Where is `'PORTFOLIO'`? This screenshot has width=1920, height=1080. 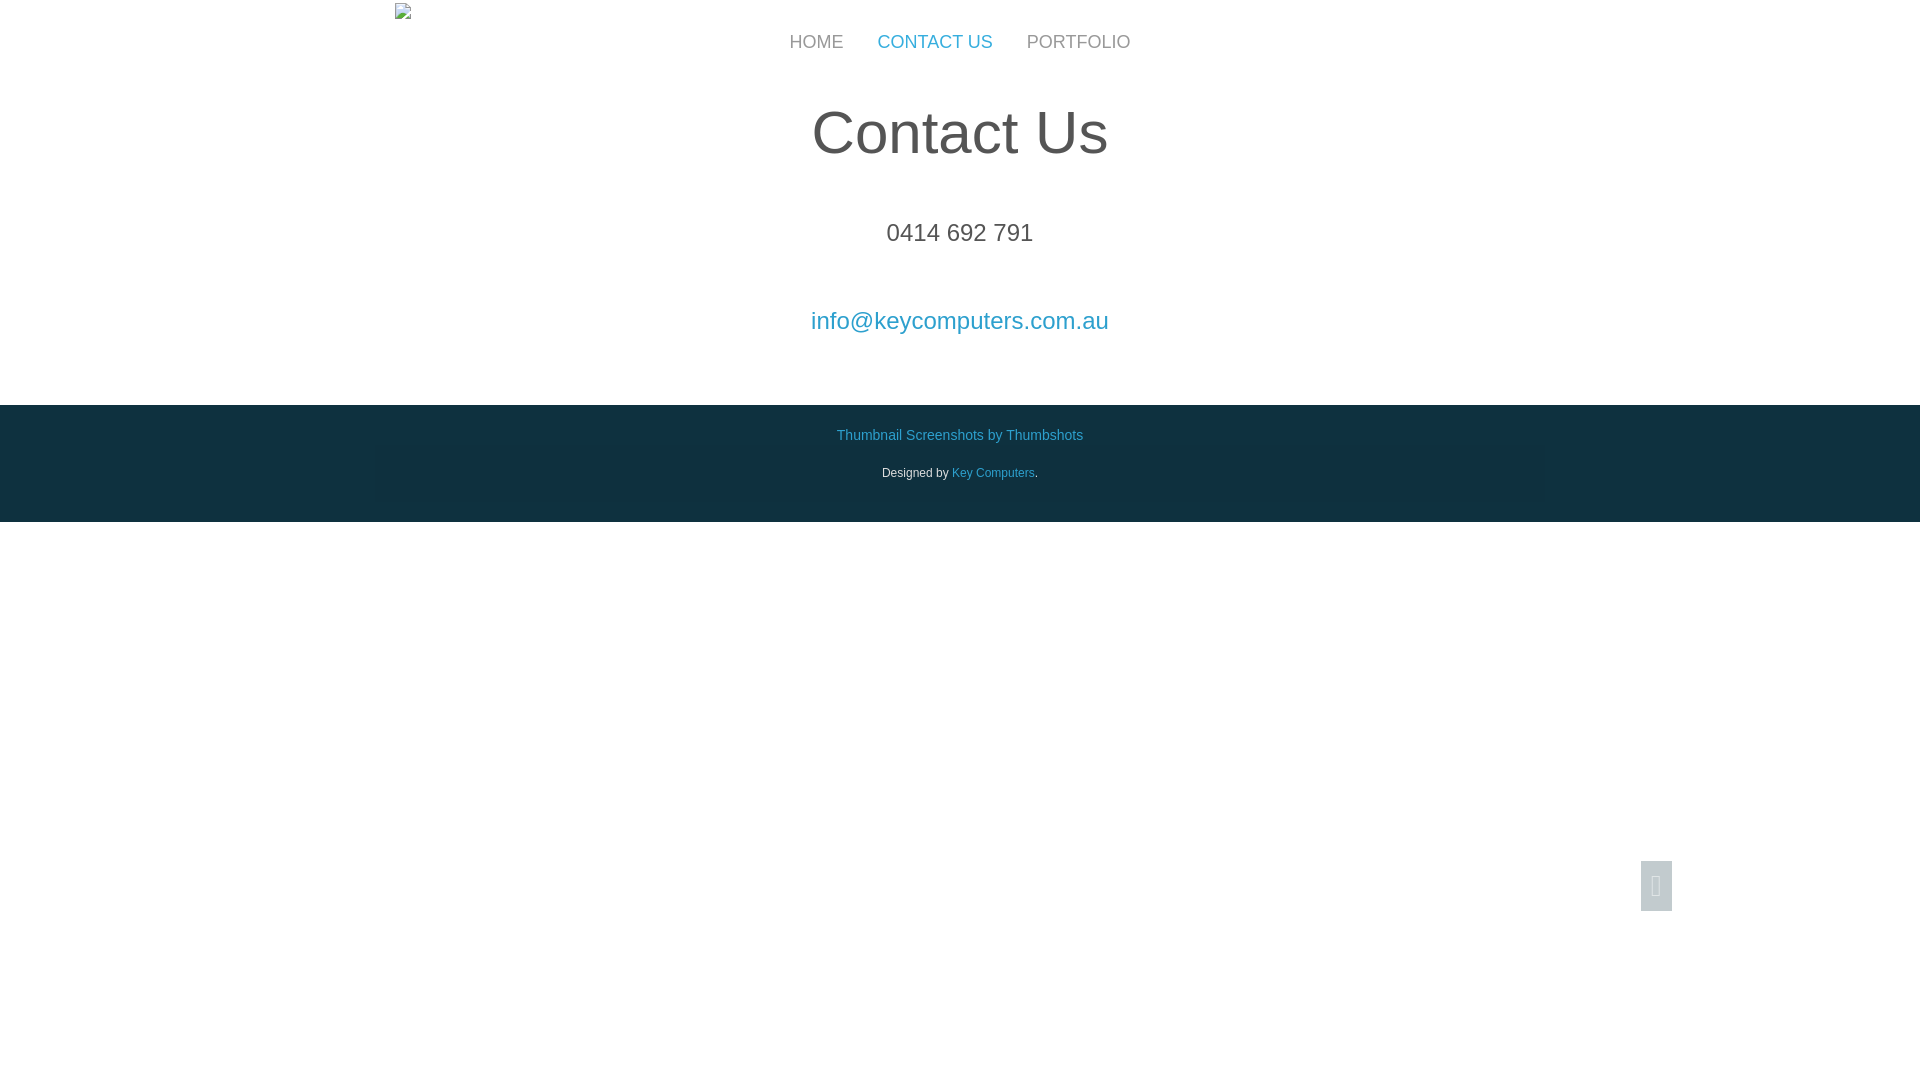 'PORTFOLIO' is located at coordinates (1078, 42).